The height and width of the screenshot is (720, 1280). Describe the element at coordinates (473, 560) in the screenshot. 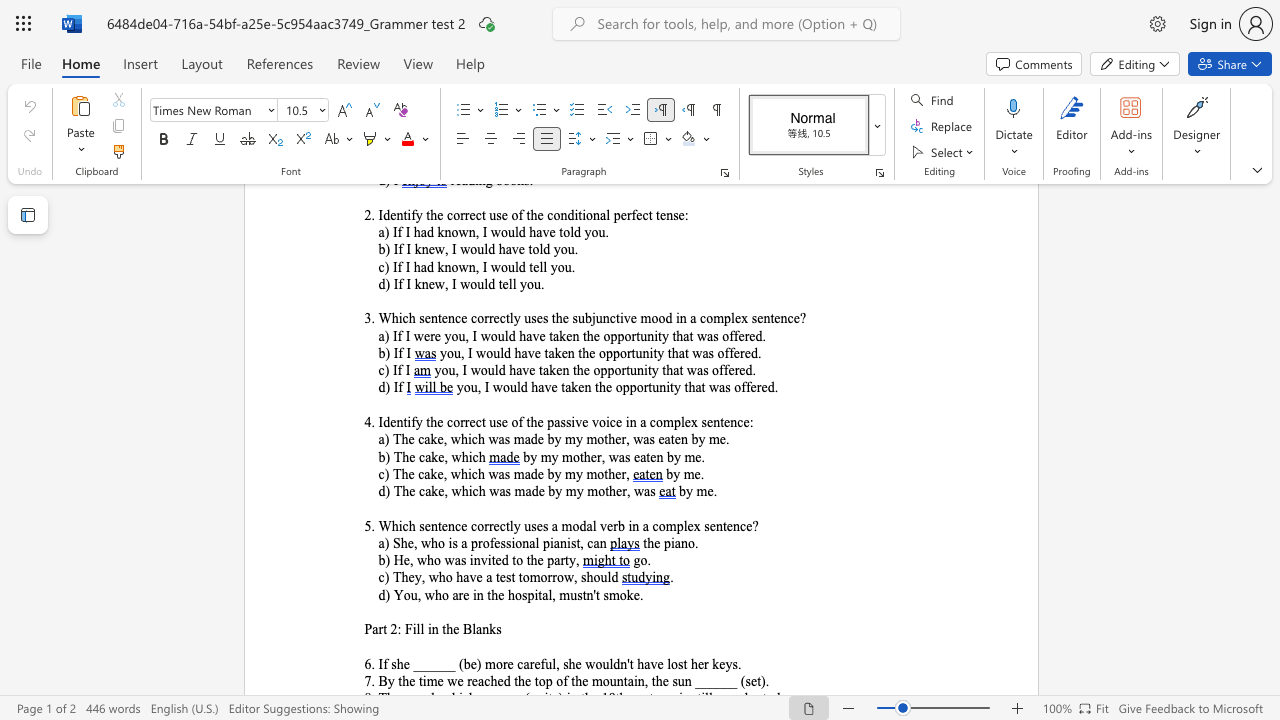

I see `the space between the continuous character "i" and "n" in the text` at that location.